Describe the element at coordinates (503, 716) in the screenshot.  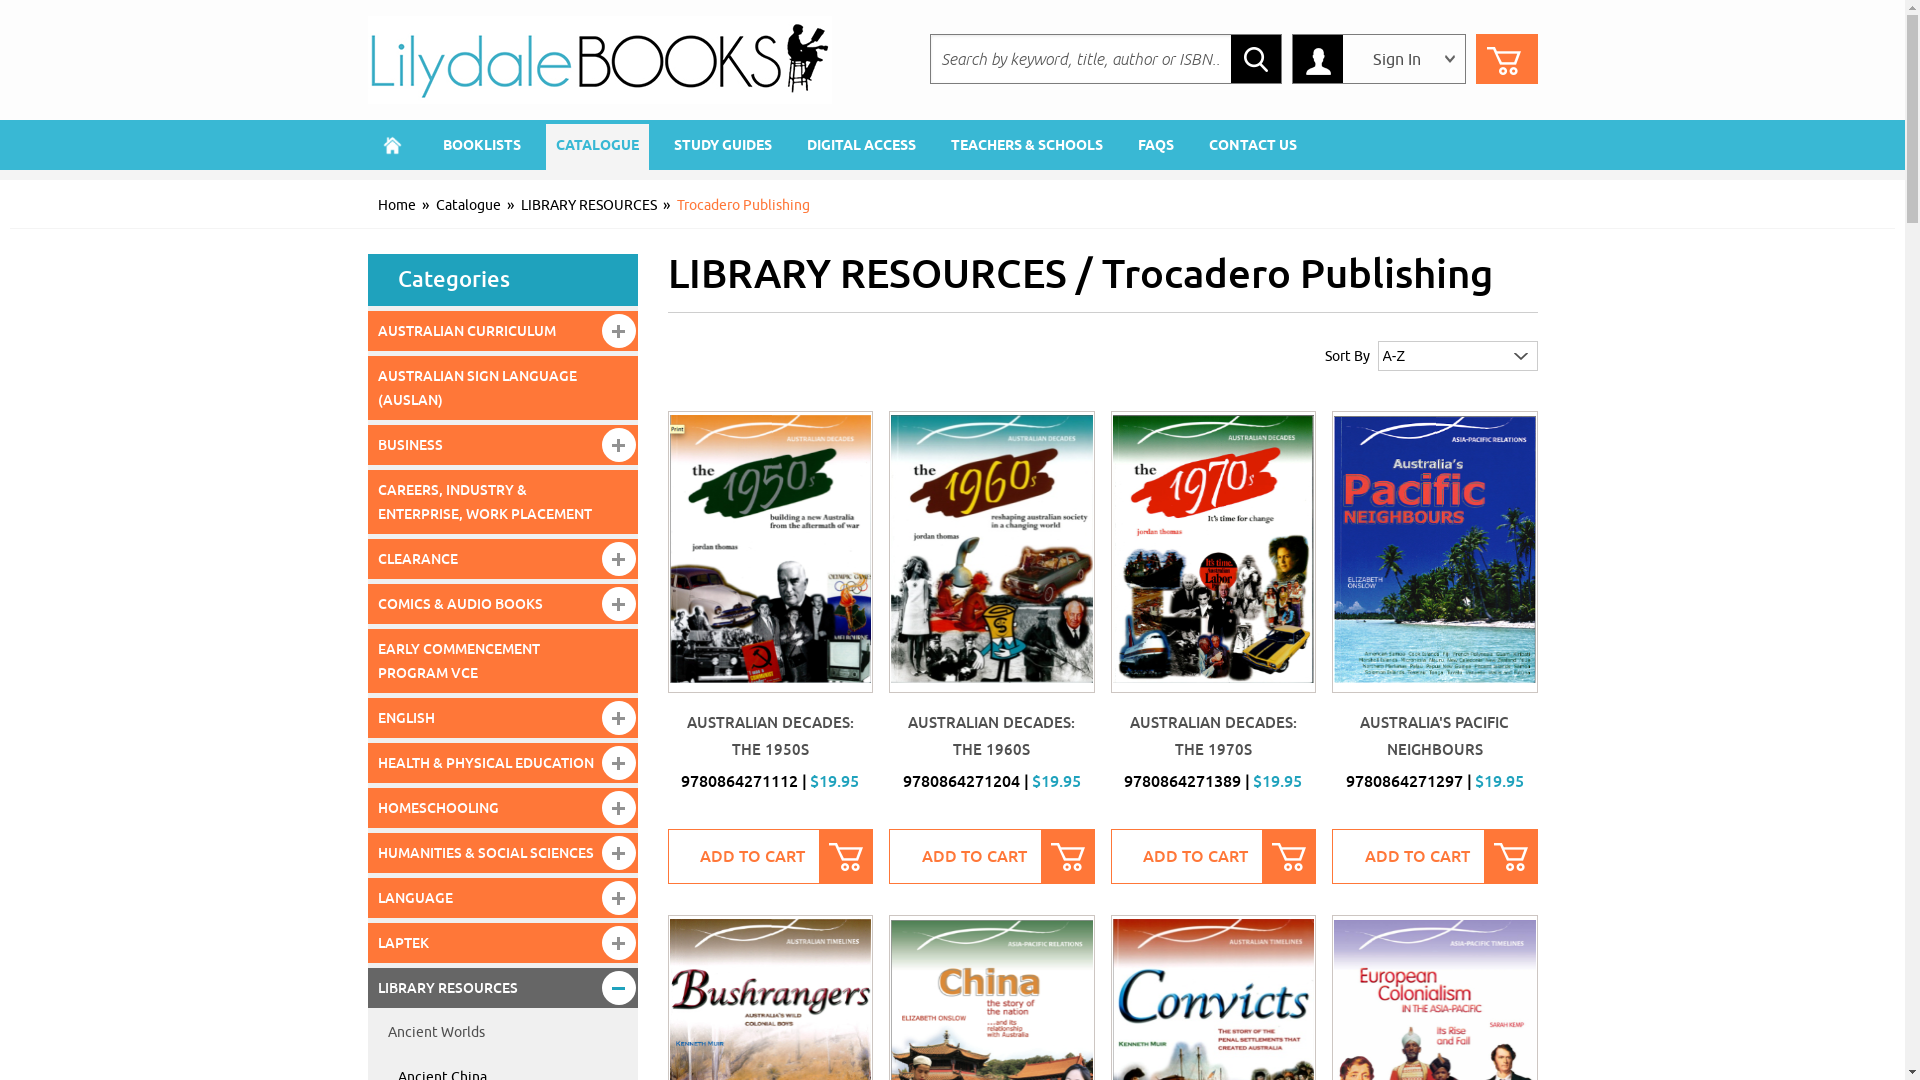
I see `'ENGLISH'` at that location.